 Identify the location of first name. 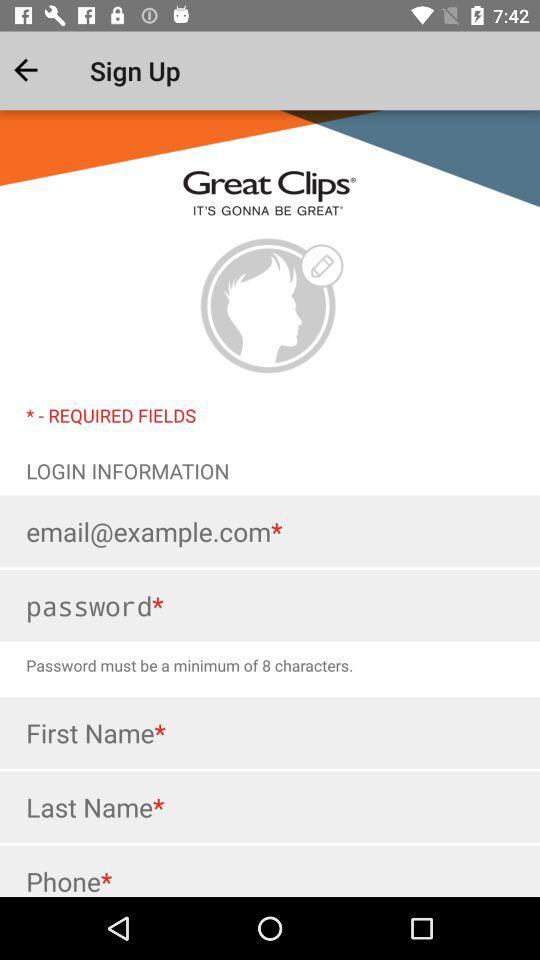
(270, 731).